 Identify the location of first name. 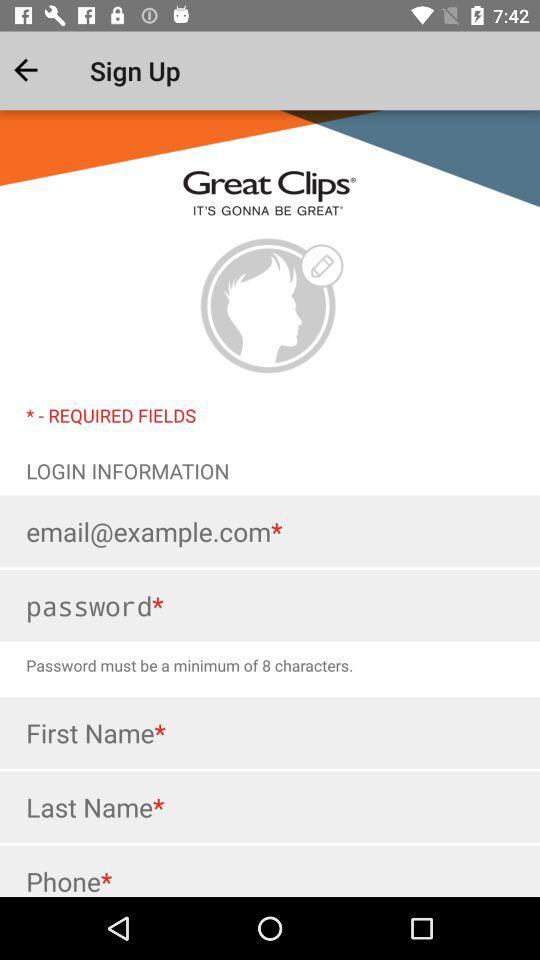
(270, 731).